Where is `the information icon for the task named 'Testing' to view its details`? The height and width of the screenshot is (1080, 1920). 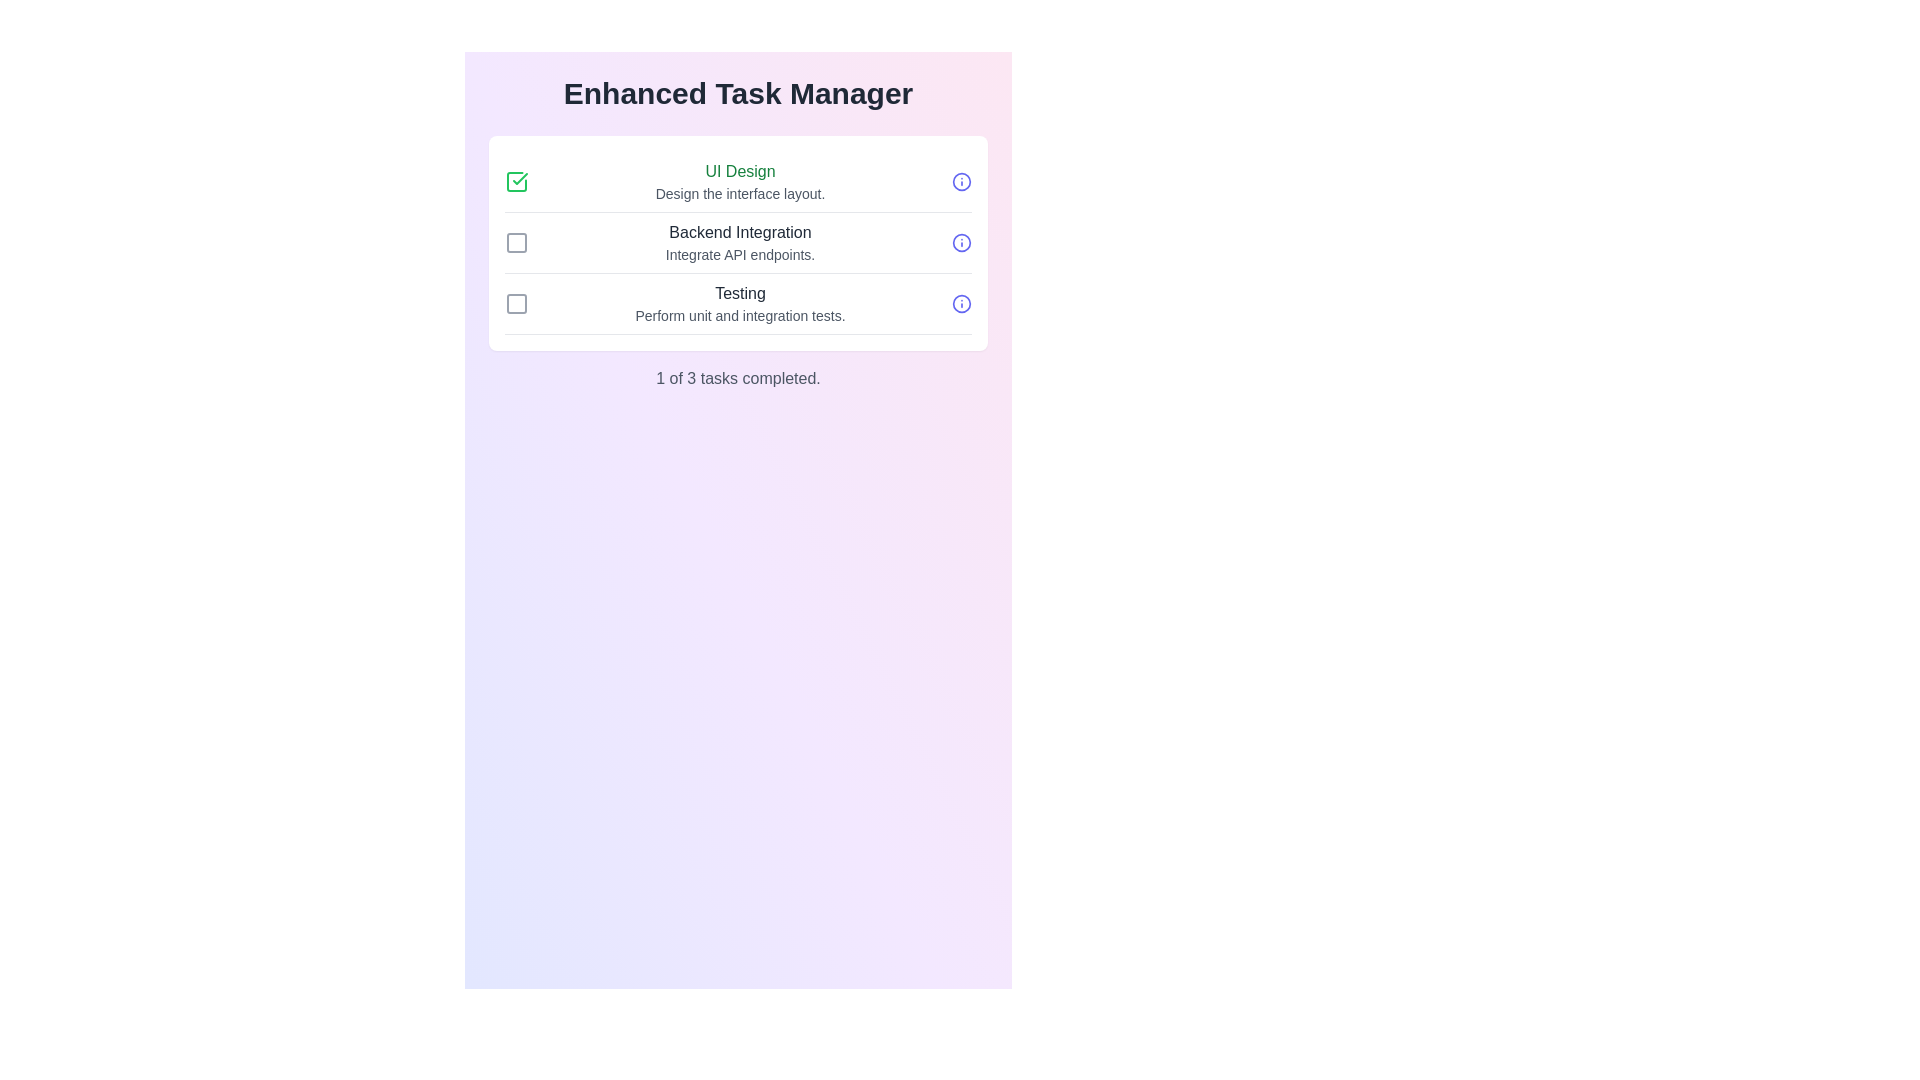 the information icon for the task named 'Testing' to view its details is located at coordinates (961, 304).